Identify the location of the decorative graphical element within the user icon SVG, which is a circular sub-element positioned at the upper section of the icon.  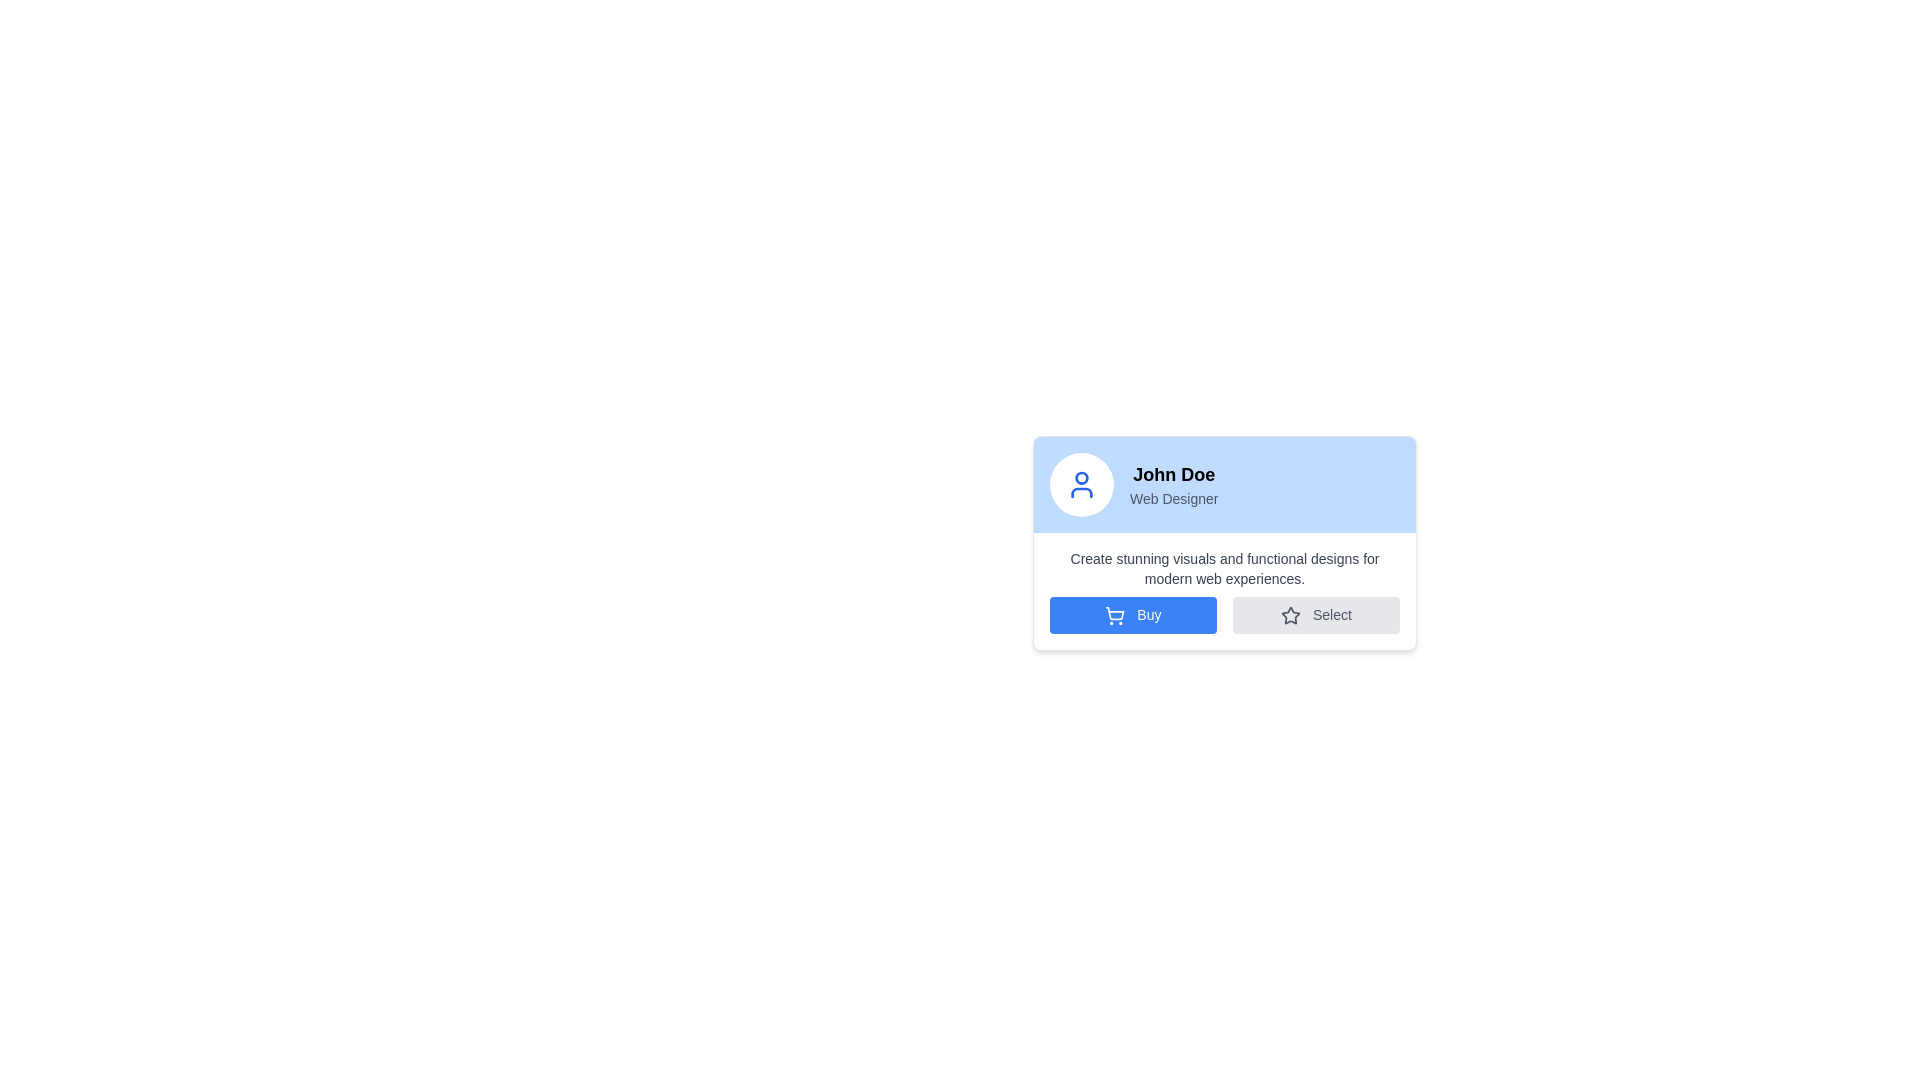
(1080, 478).